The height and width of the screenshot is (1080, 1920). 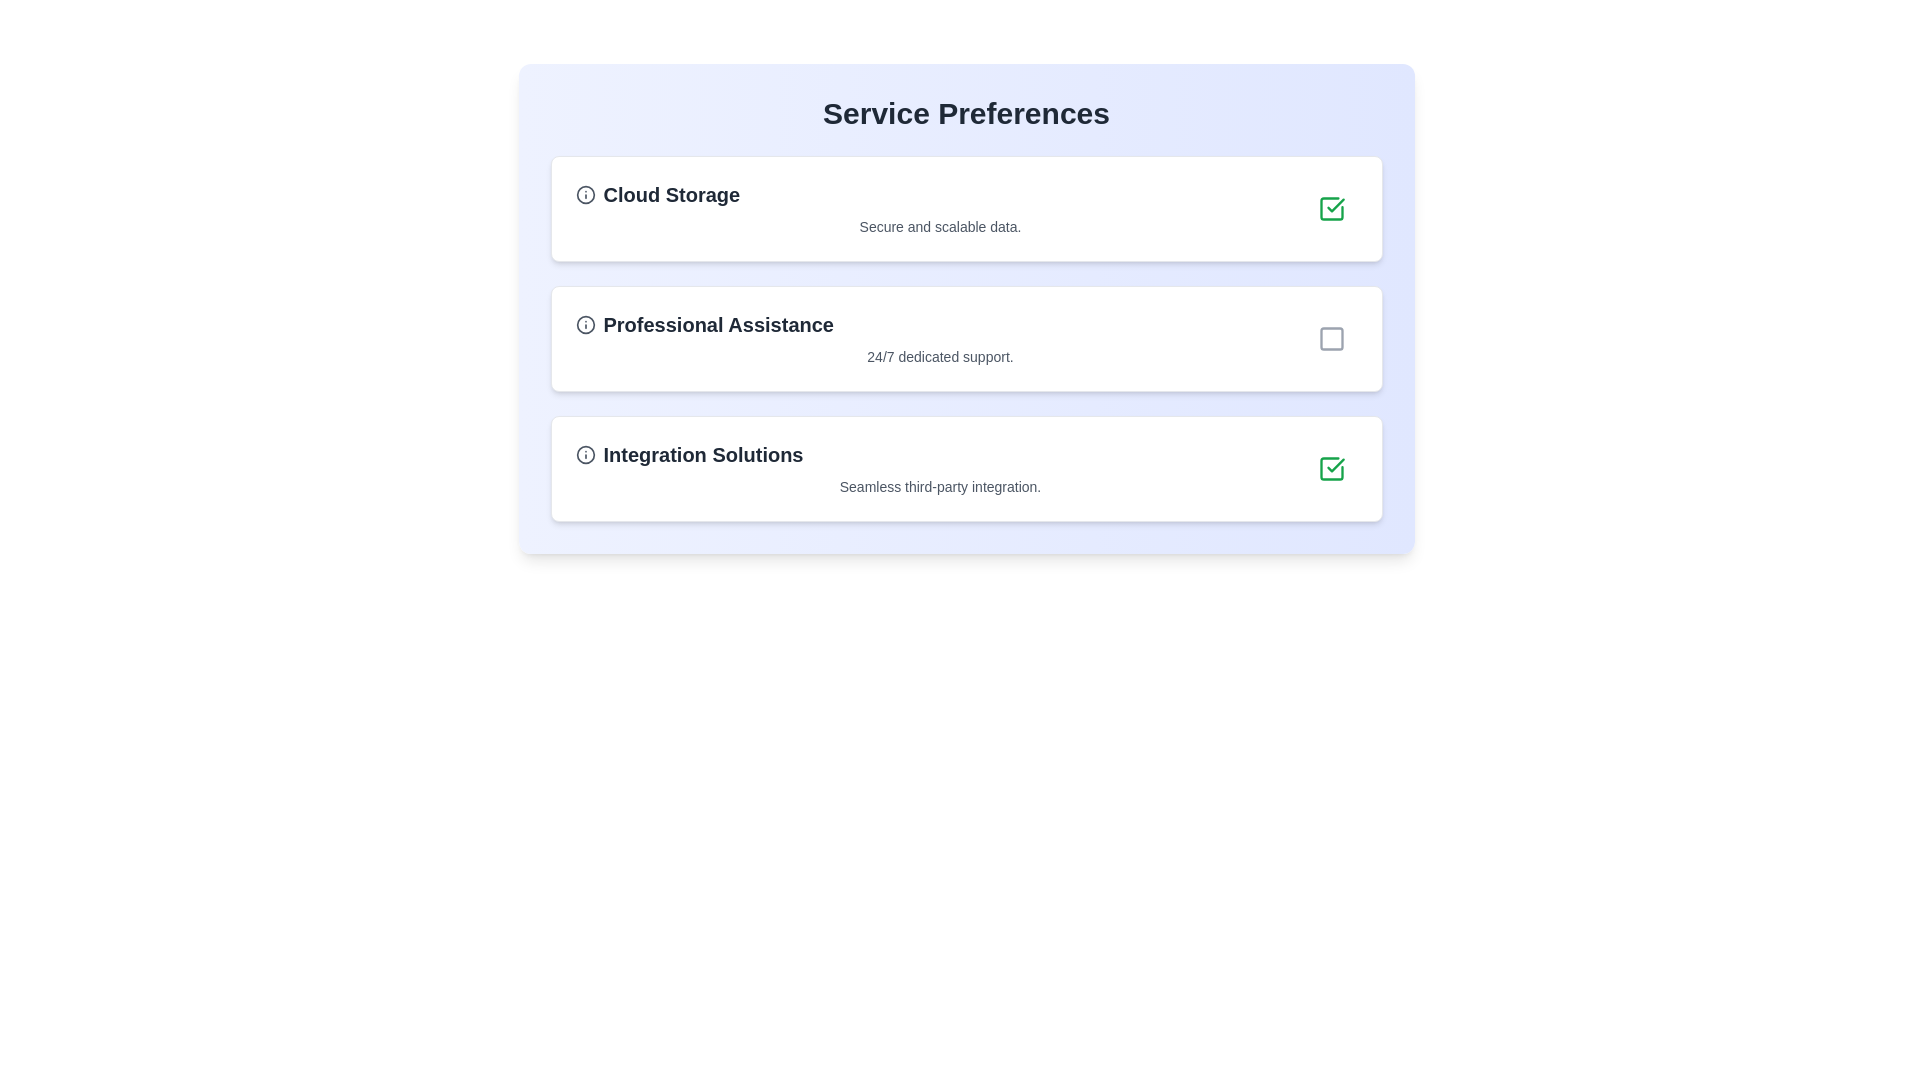 What do you see at coordinates (1331, 469) in the screenshot?
I see `the green checkmark icon inside the square outline of the Checkbox Indicator located in the 'Integration Solutions' preference option in the 'Service Preferences' section` at bounding box center [1331, 469].